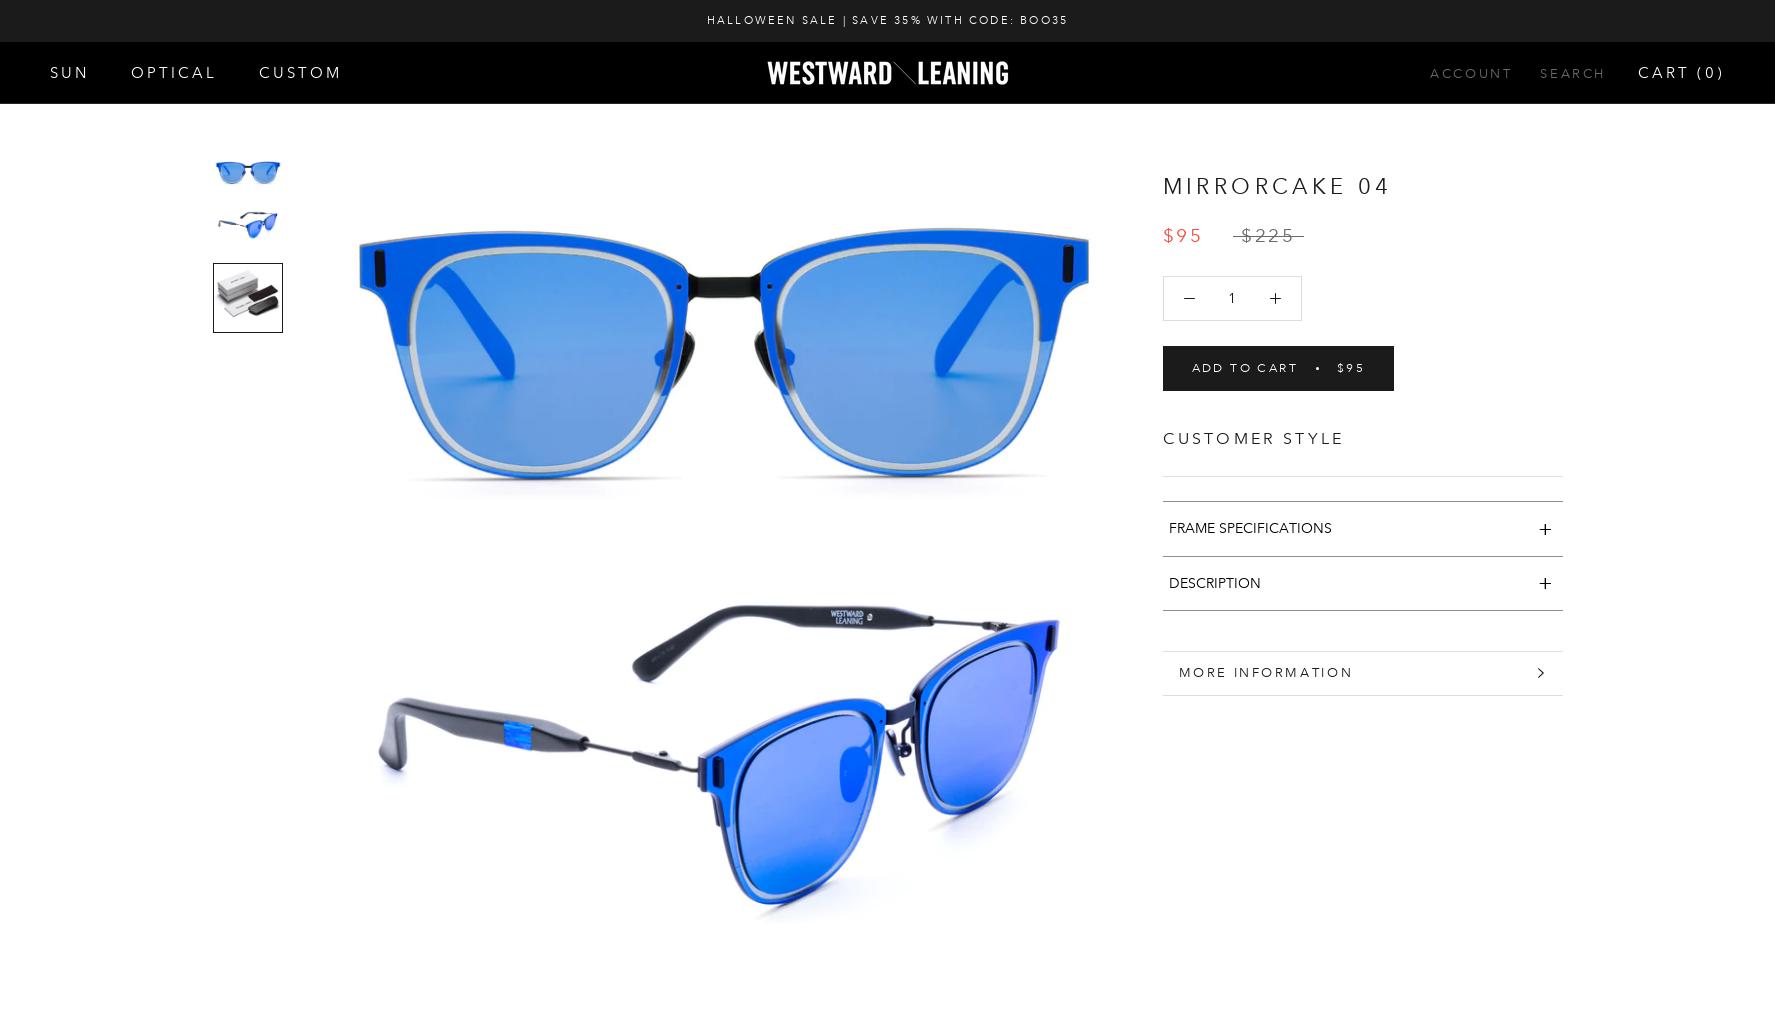 This screenshot has width=1775, height=1035. What do you see at coordinates (1190, 367) in the screenshot?
I see `'Add to cart'` at bounding box center [1190, 367].